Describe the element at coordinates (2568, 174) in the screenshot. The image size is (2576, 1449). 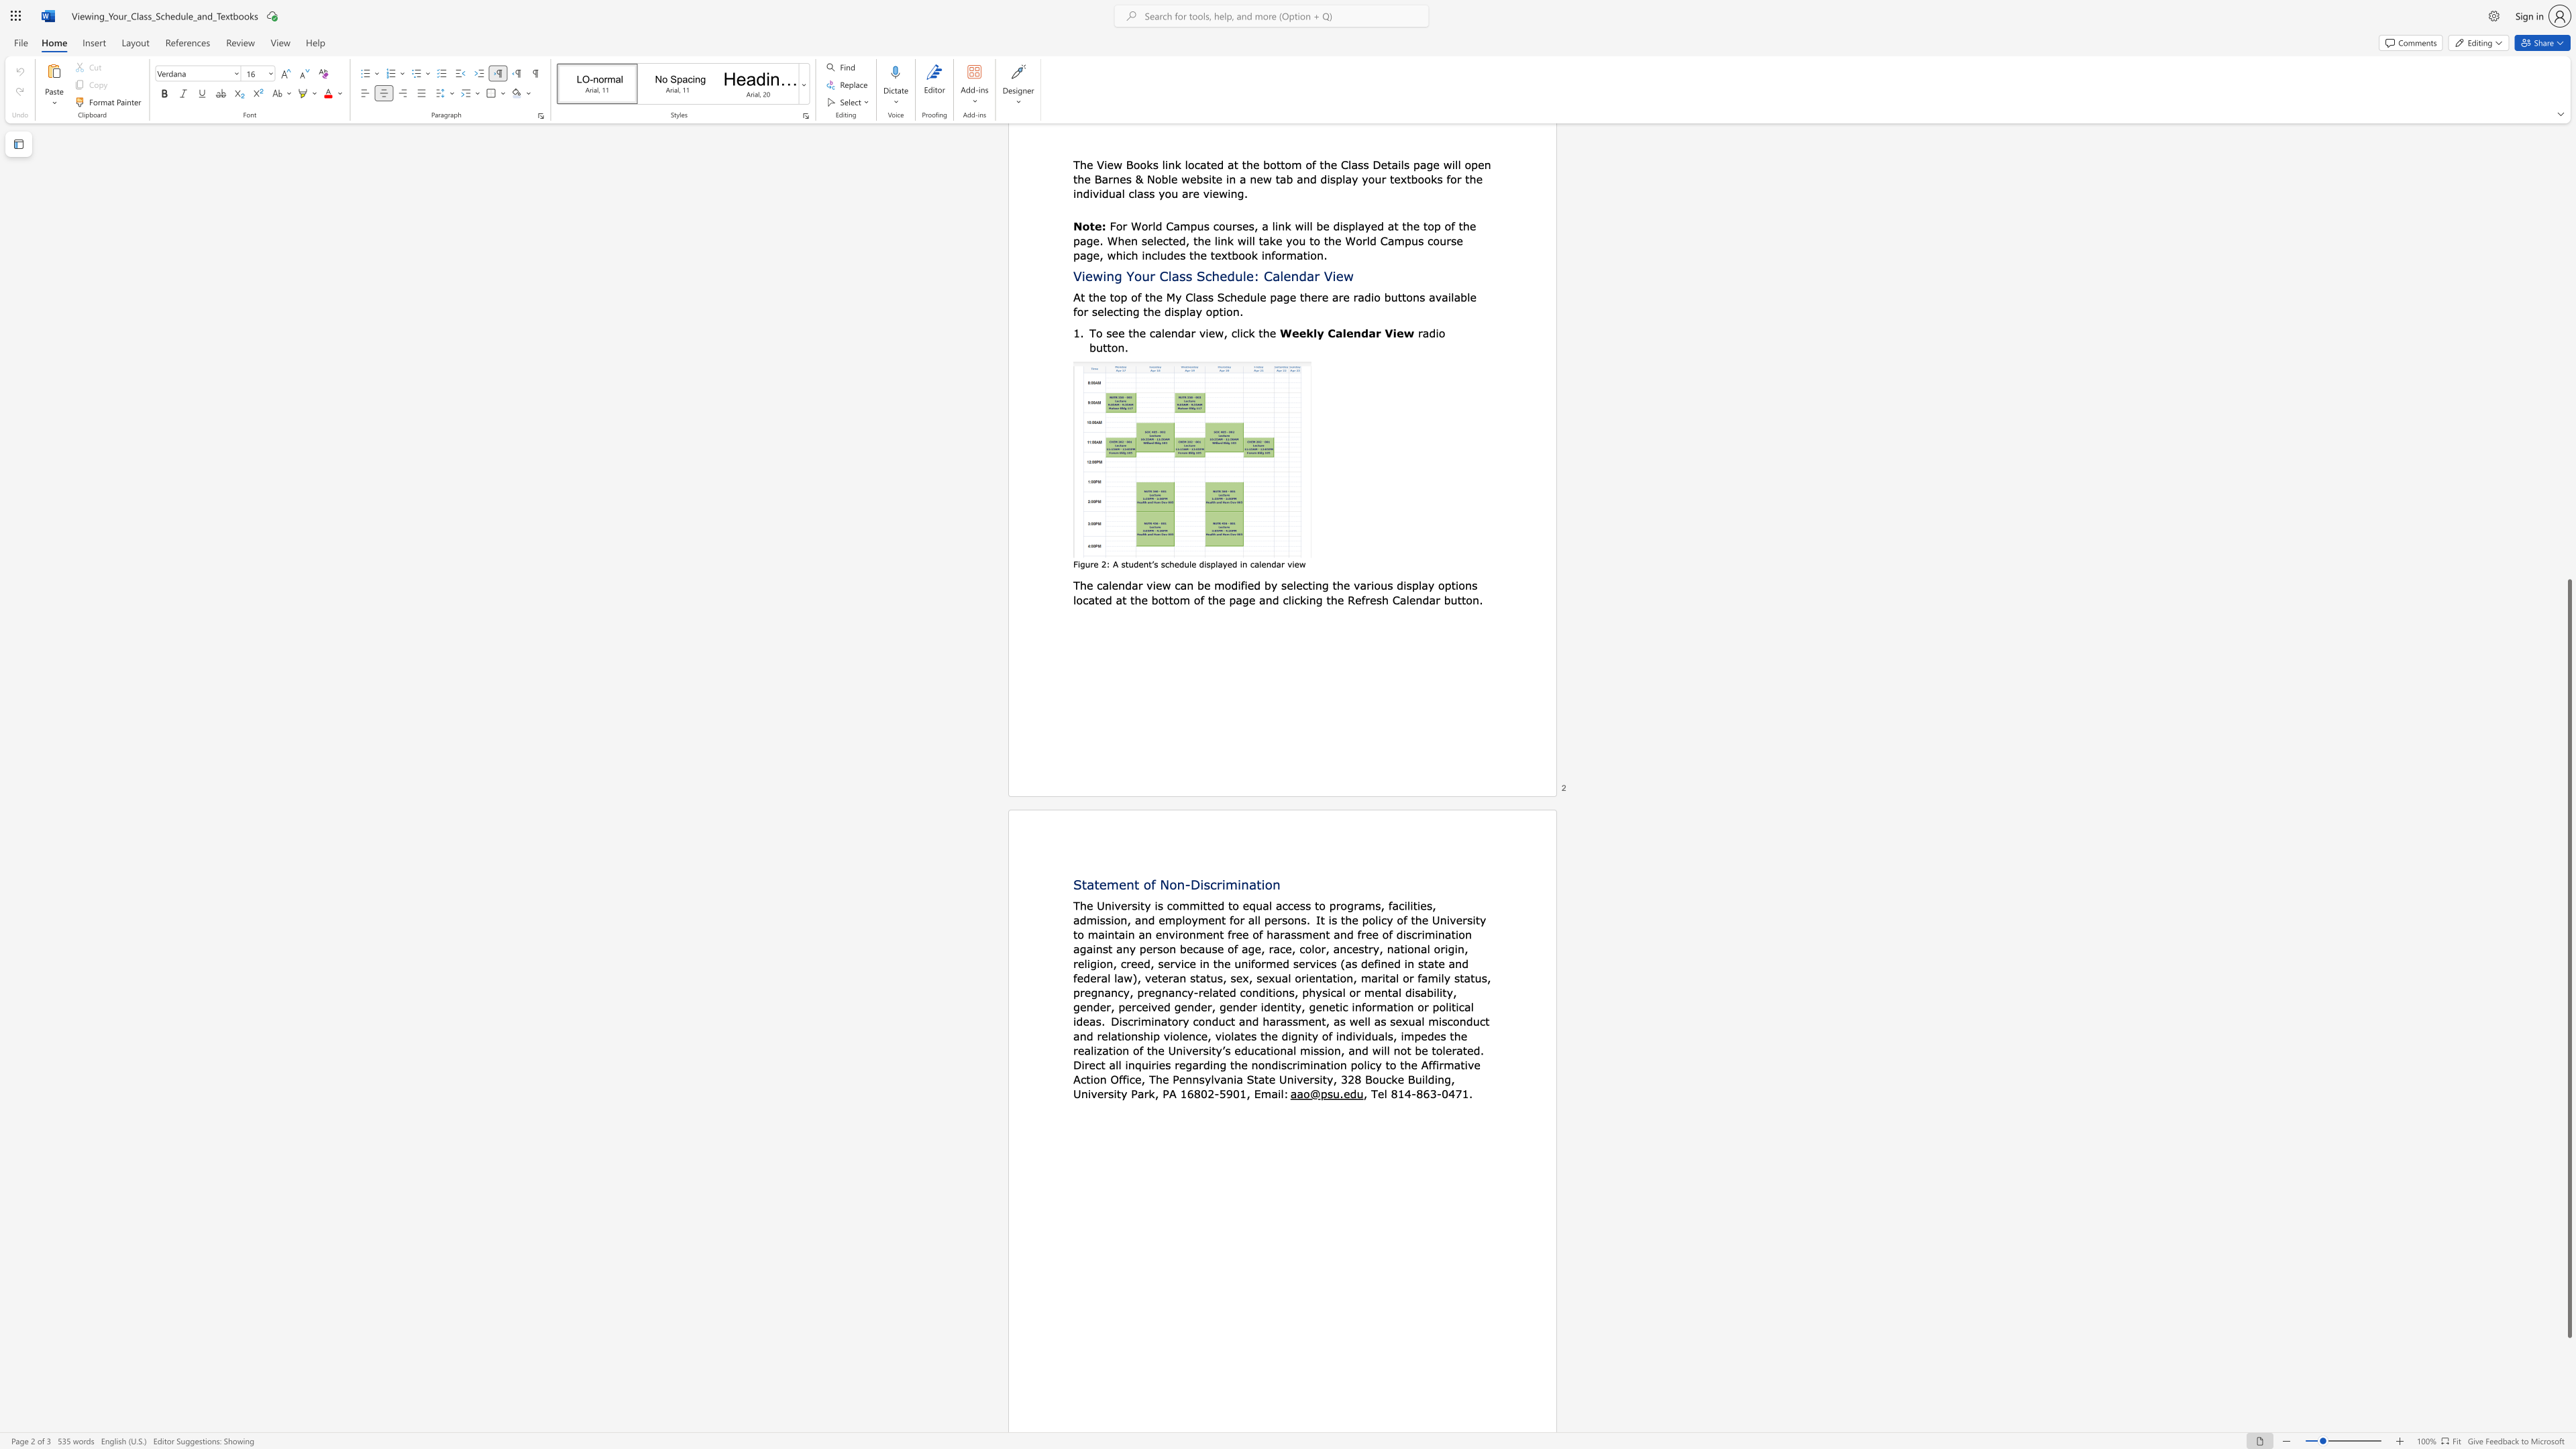
I see `the scrollbar on the right side to scroll the page up` at that location.